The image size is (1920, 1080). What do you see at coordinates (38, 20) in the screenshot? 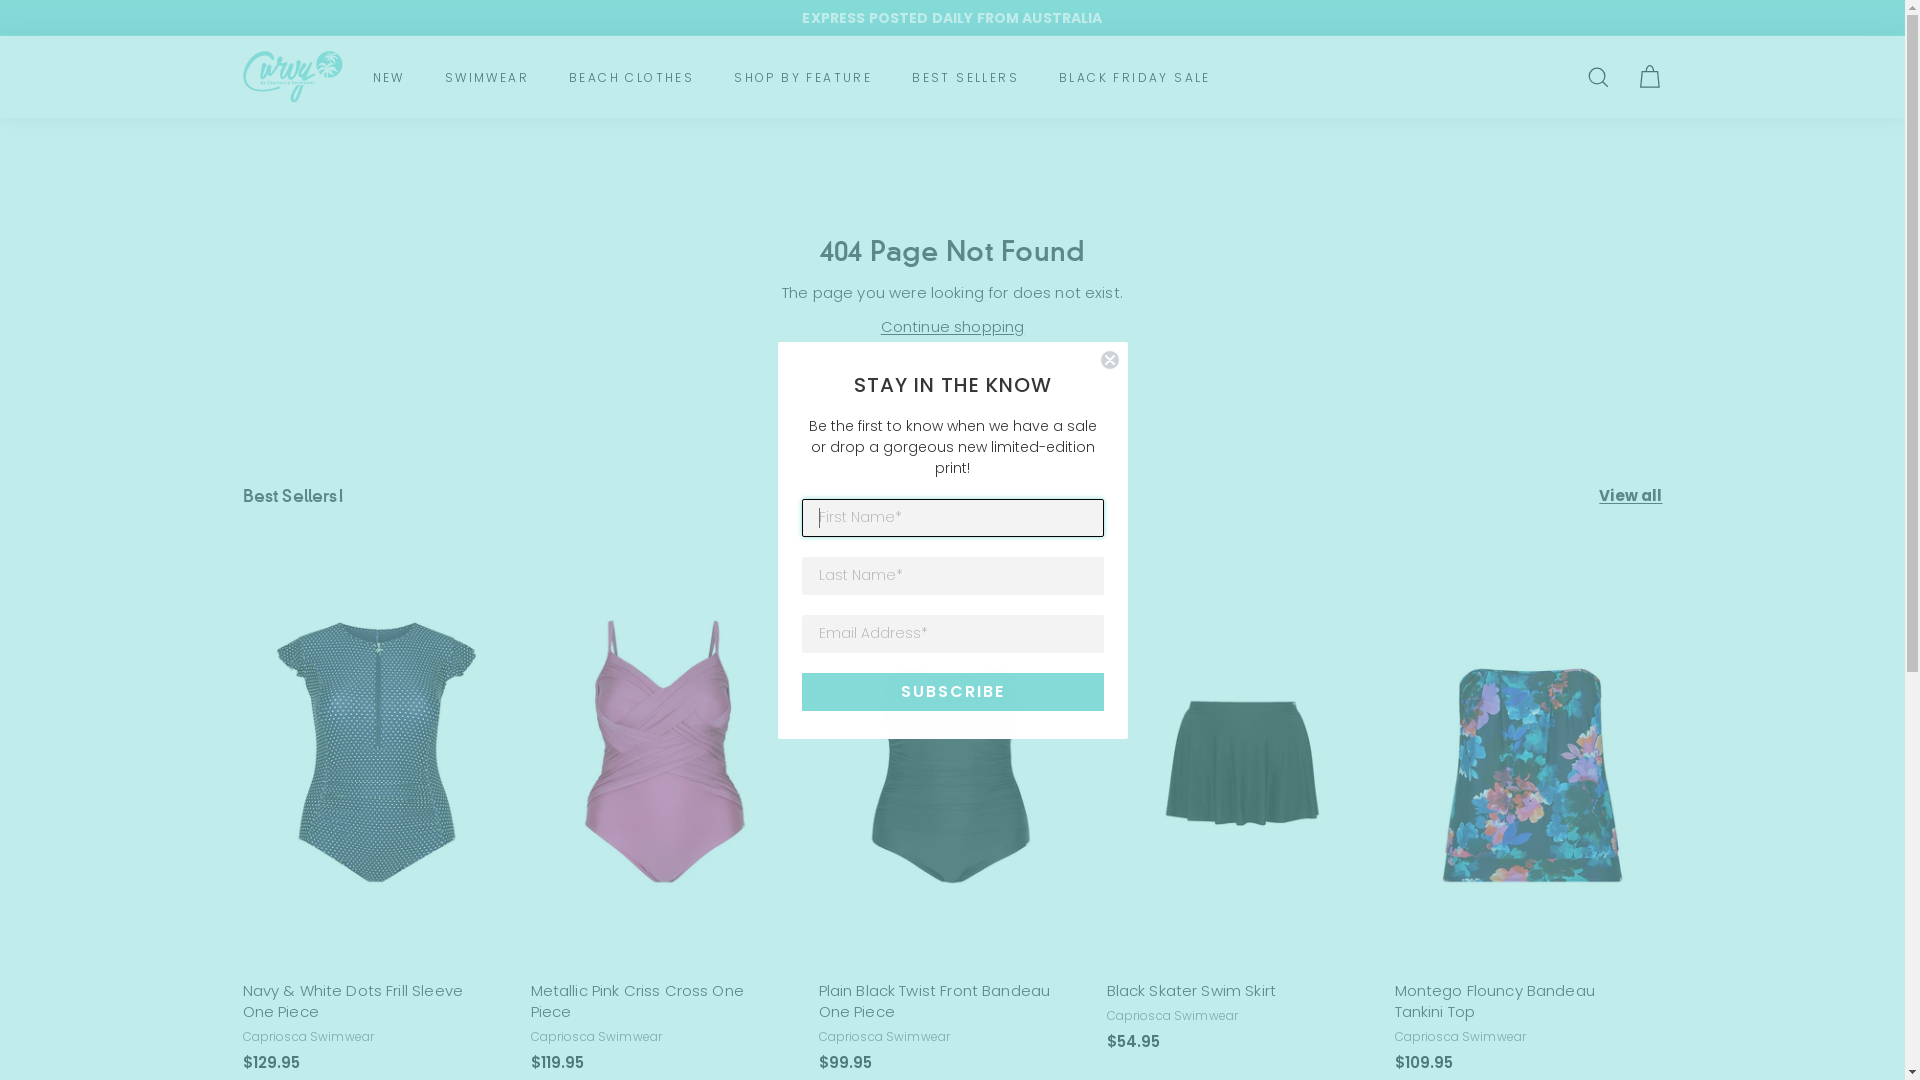
I see `'Submit'` at bounding box center [38, 20].